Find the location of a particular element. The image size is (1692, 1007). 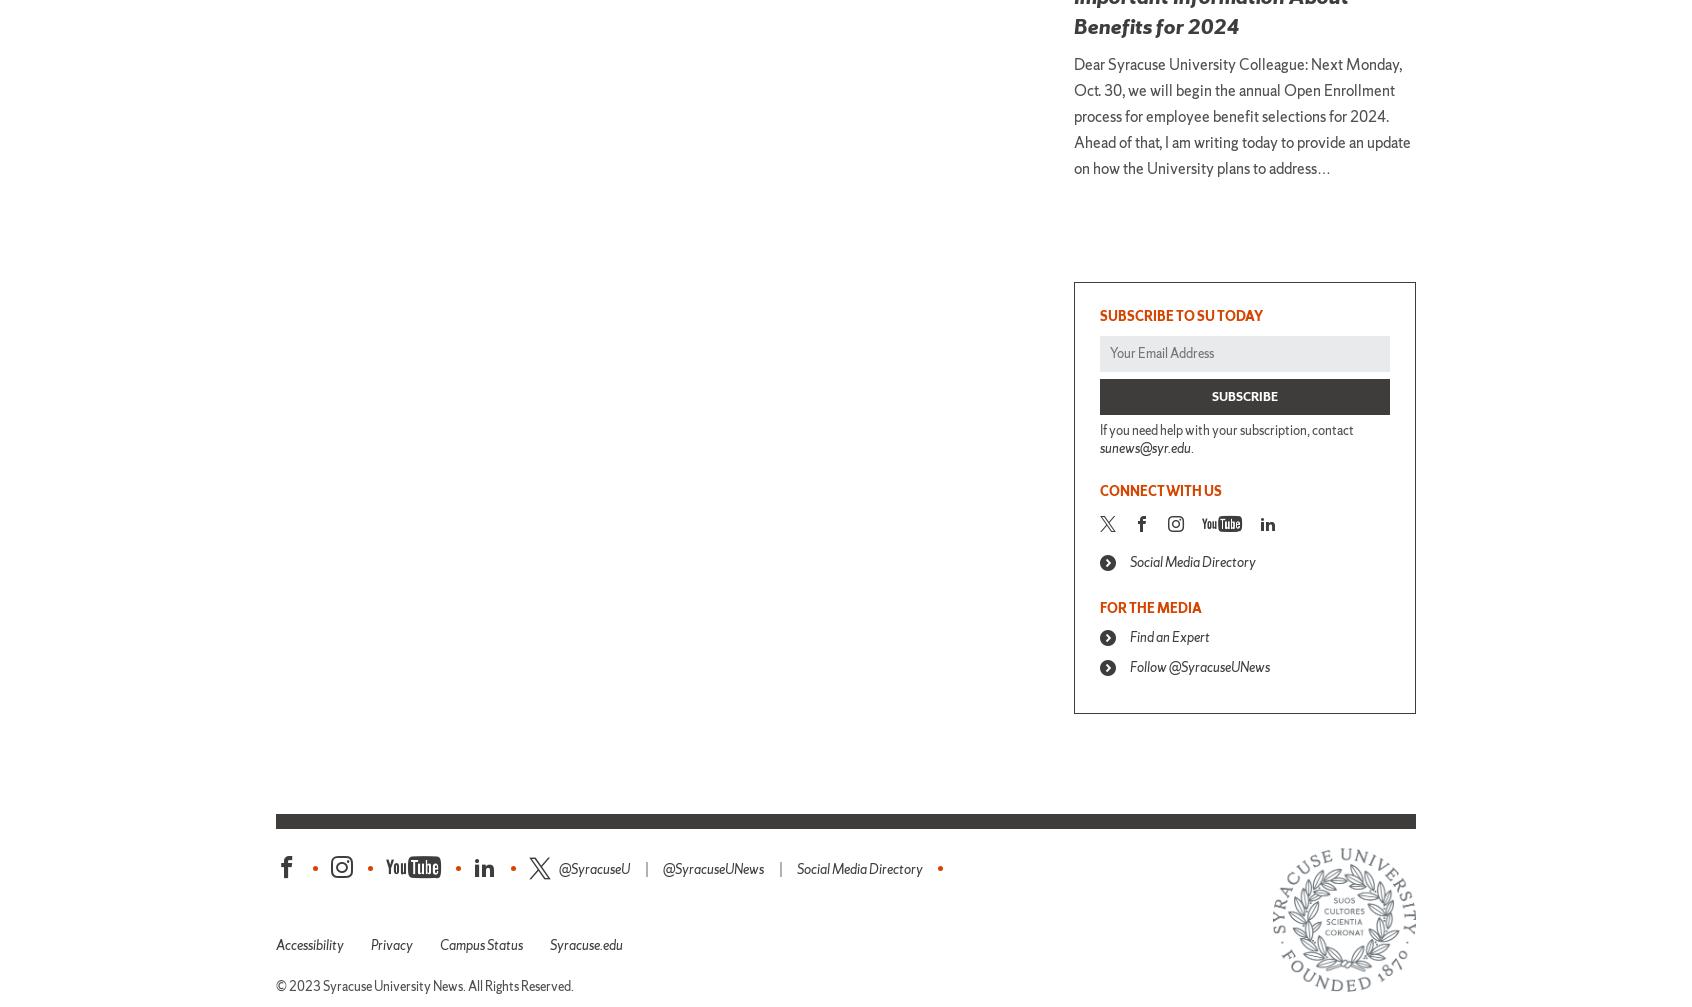

'Campus Status' is located at coordinates (480, 943).